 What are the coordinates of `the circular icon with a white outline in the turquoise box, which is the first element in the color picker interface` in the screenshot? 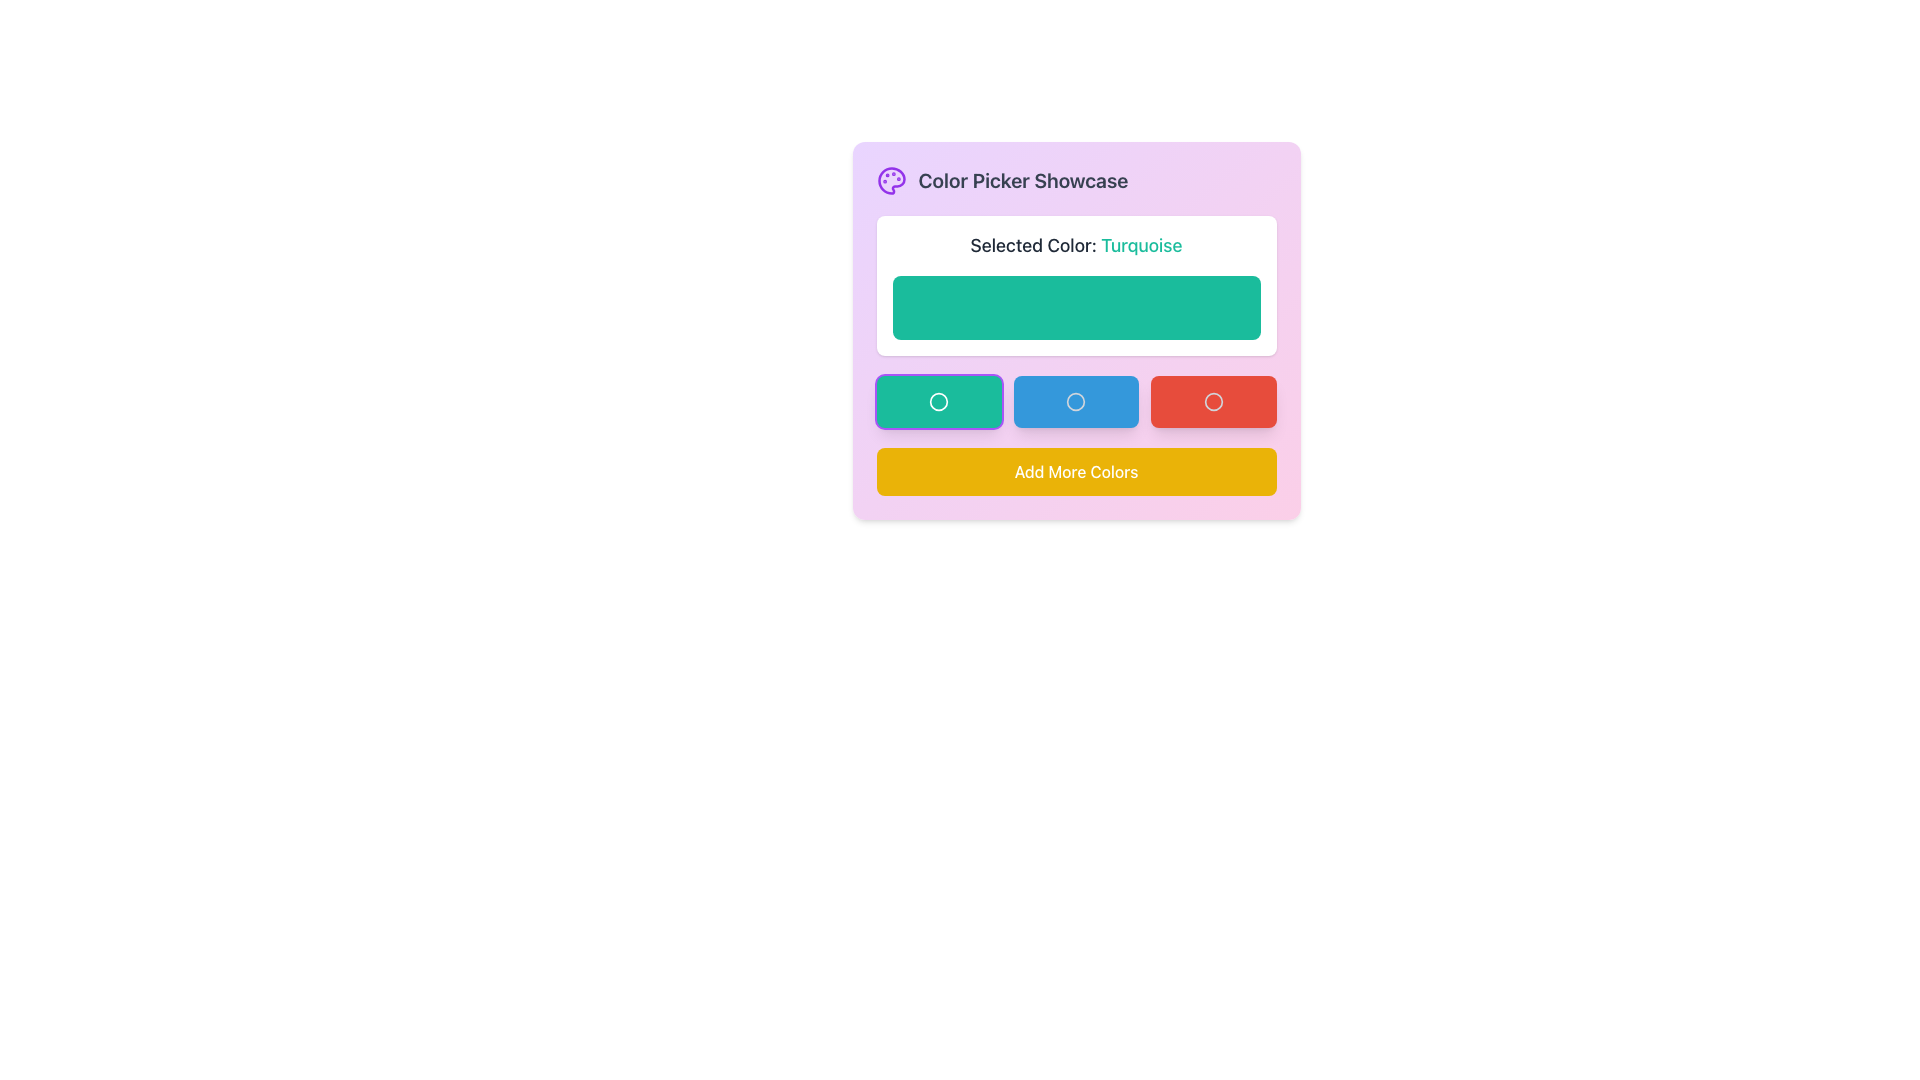 It's located at (938, 401).